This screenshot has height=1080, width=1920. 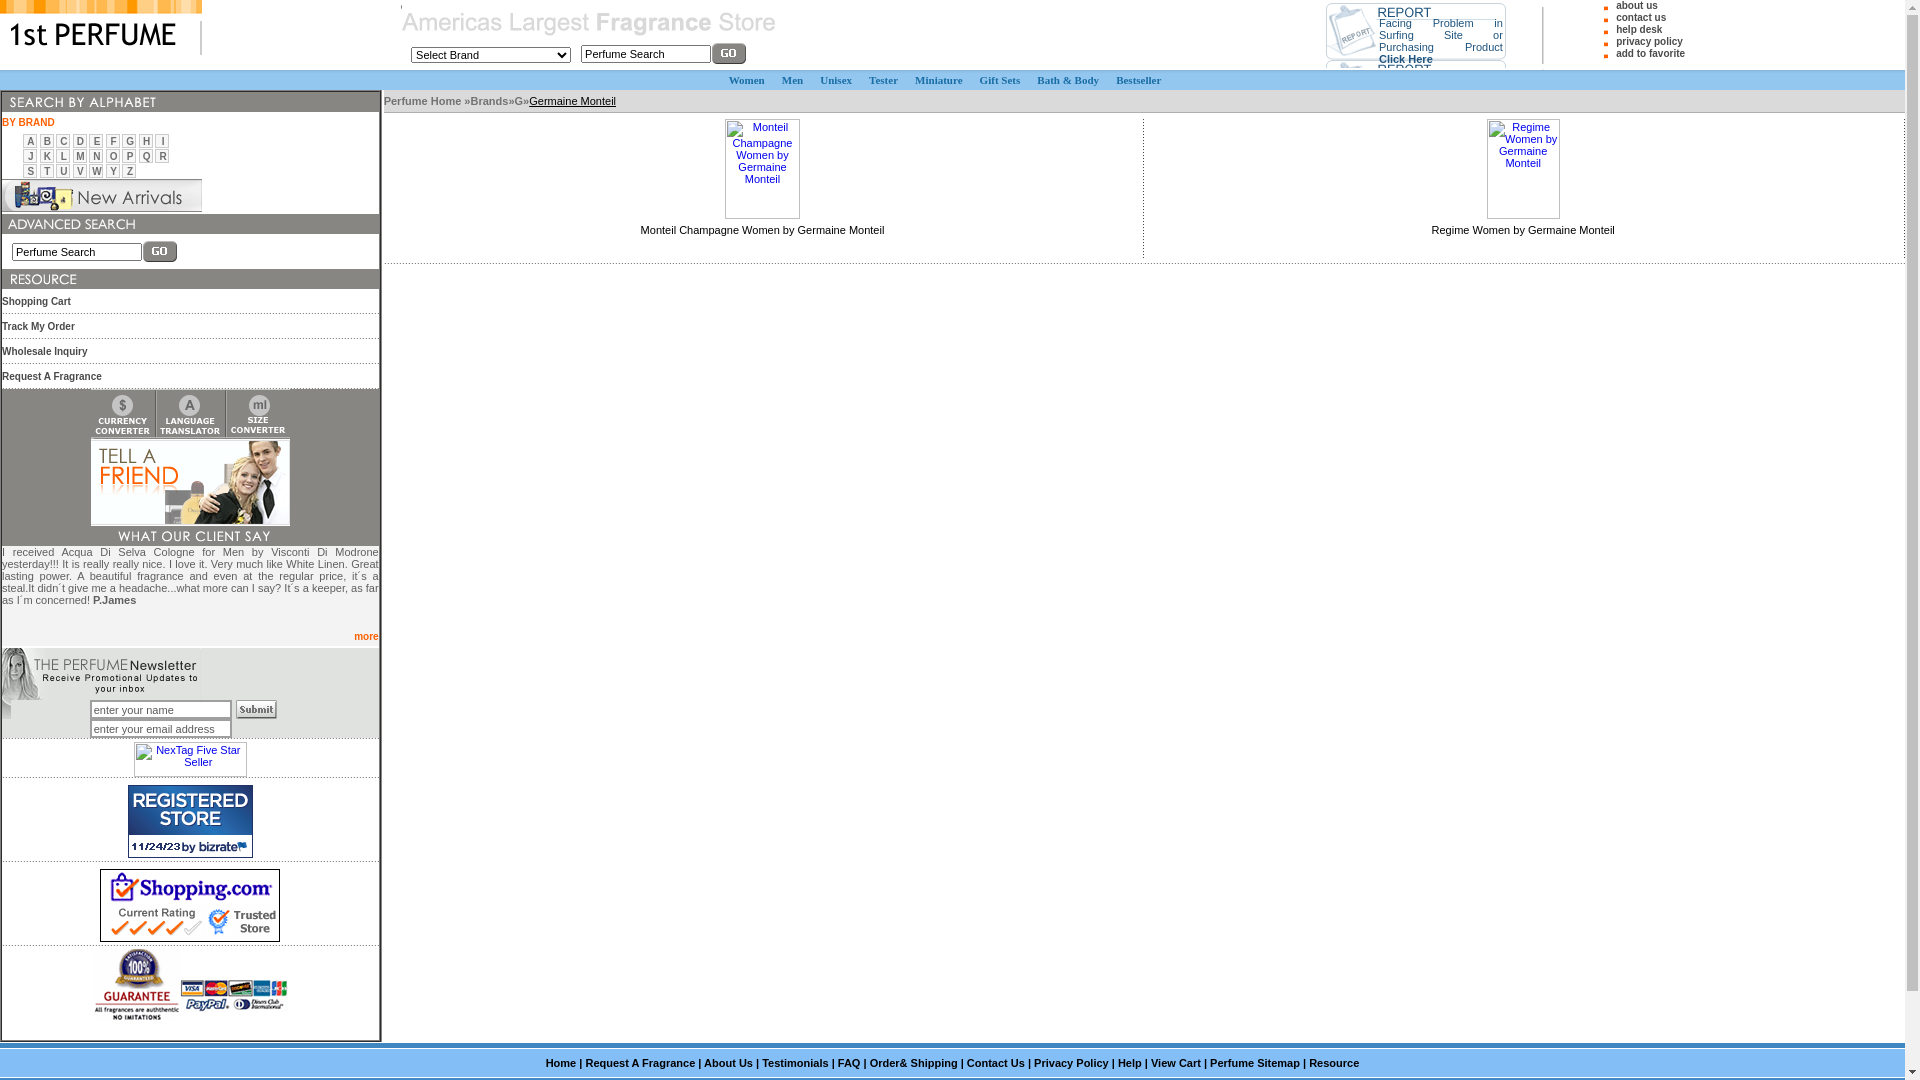 I want to click on 'Contact Us', so click(x=966, y=1062).